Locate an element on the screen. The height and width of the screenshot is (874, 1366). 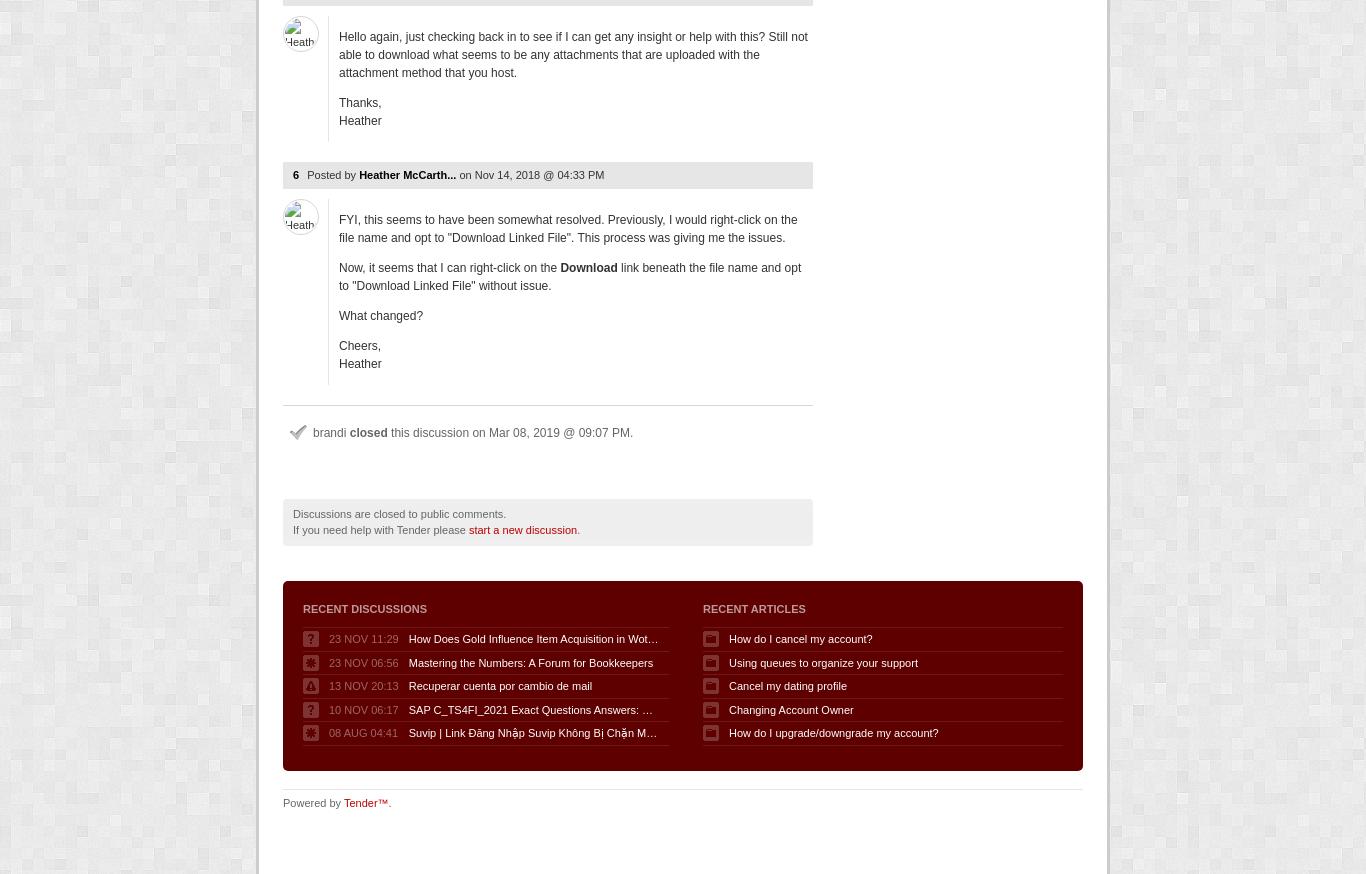
'Suvip | Link Đăng Nhập Suvip Không Bị Chặn Mới Nhất' is located at coordinates (545, 732).